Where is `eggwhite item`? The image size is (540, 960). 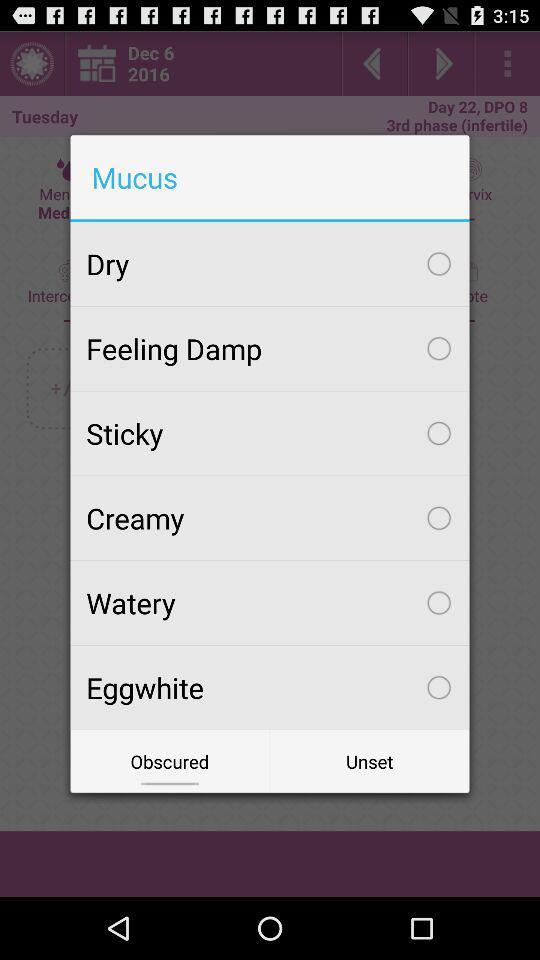
eggwhite item is located at coordinates (270, 687).